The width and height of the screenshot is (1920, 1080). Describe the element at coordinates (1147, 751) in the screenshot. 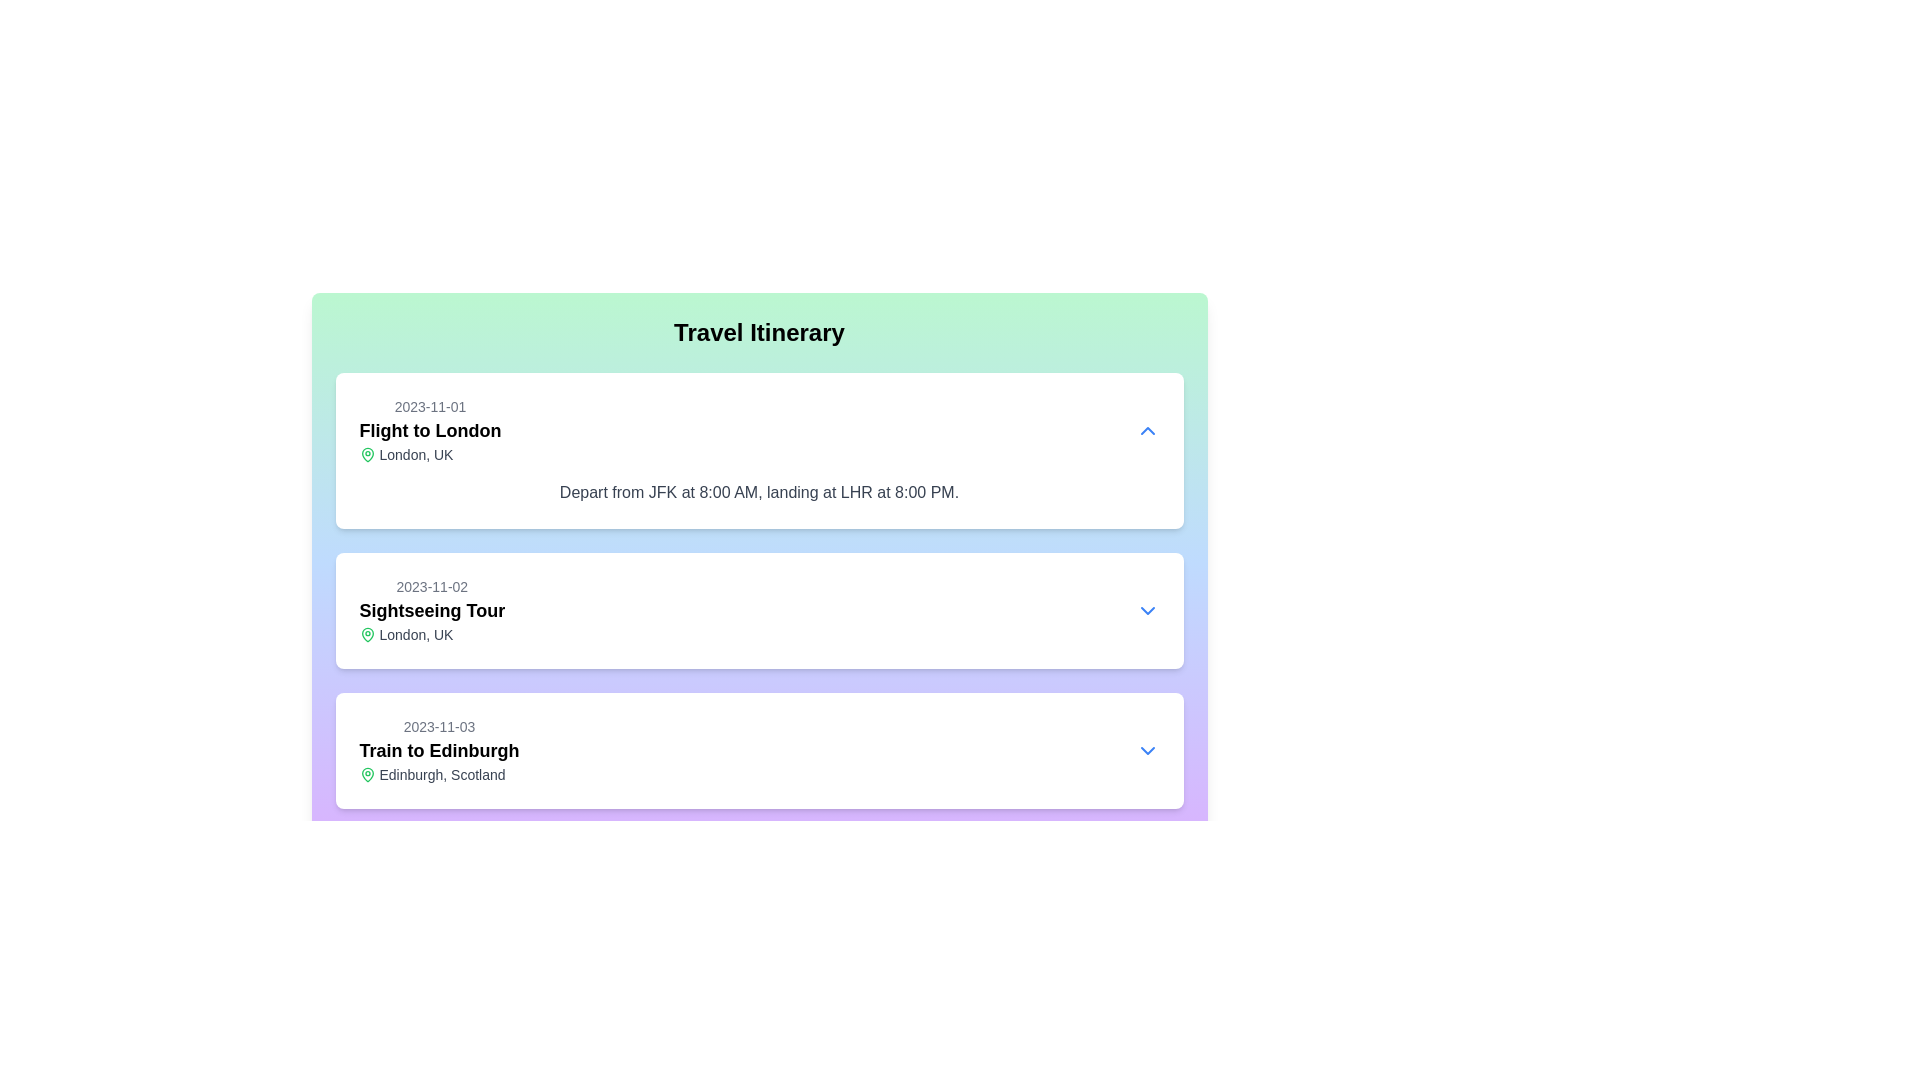

I see `the Dropdown toggle icon located at the bottom-right corner of the 'Train to Edinburgh' section to change its color` at that location.